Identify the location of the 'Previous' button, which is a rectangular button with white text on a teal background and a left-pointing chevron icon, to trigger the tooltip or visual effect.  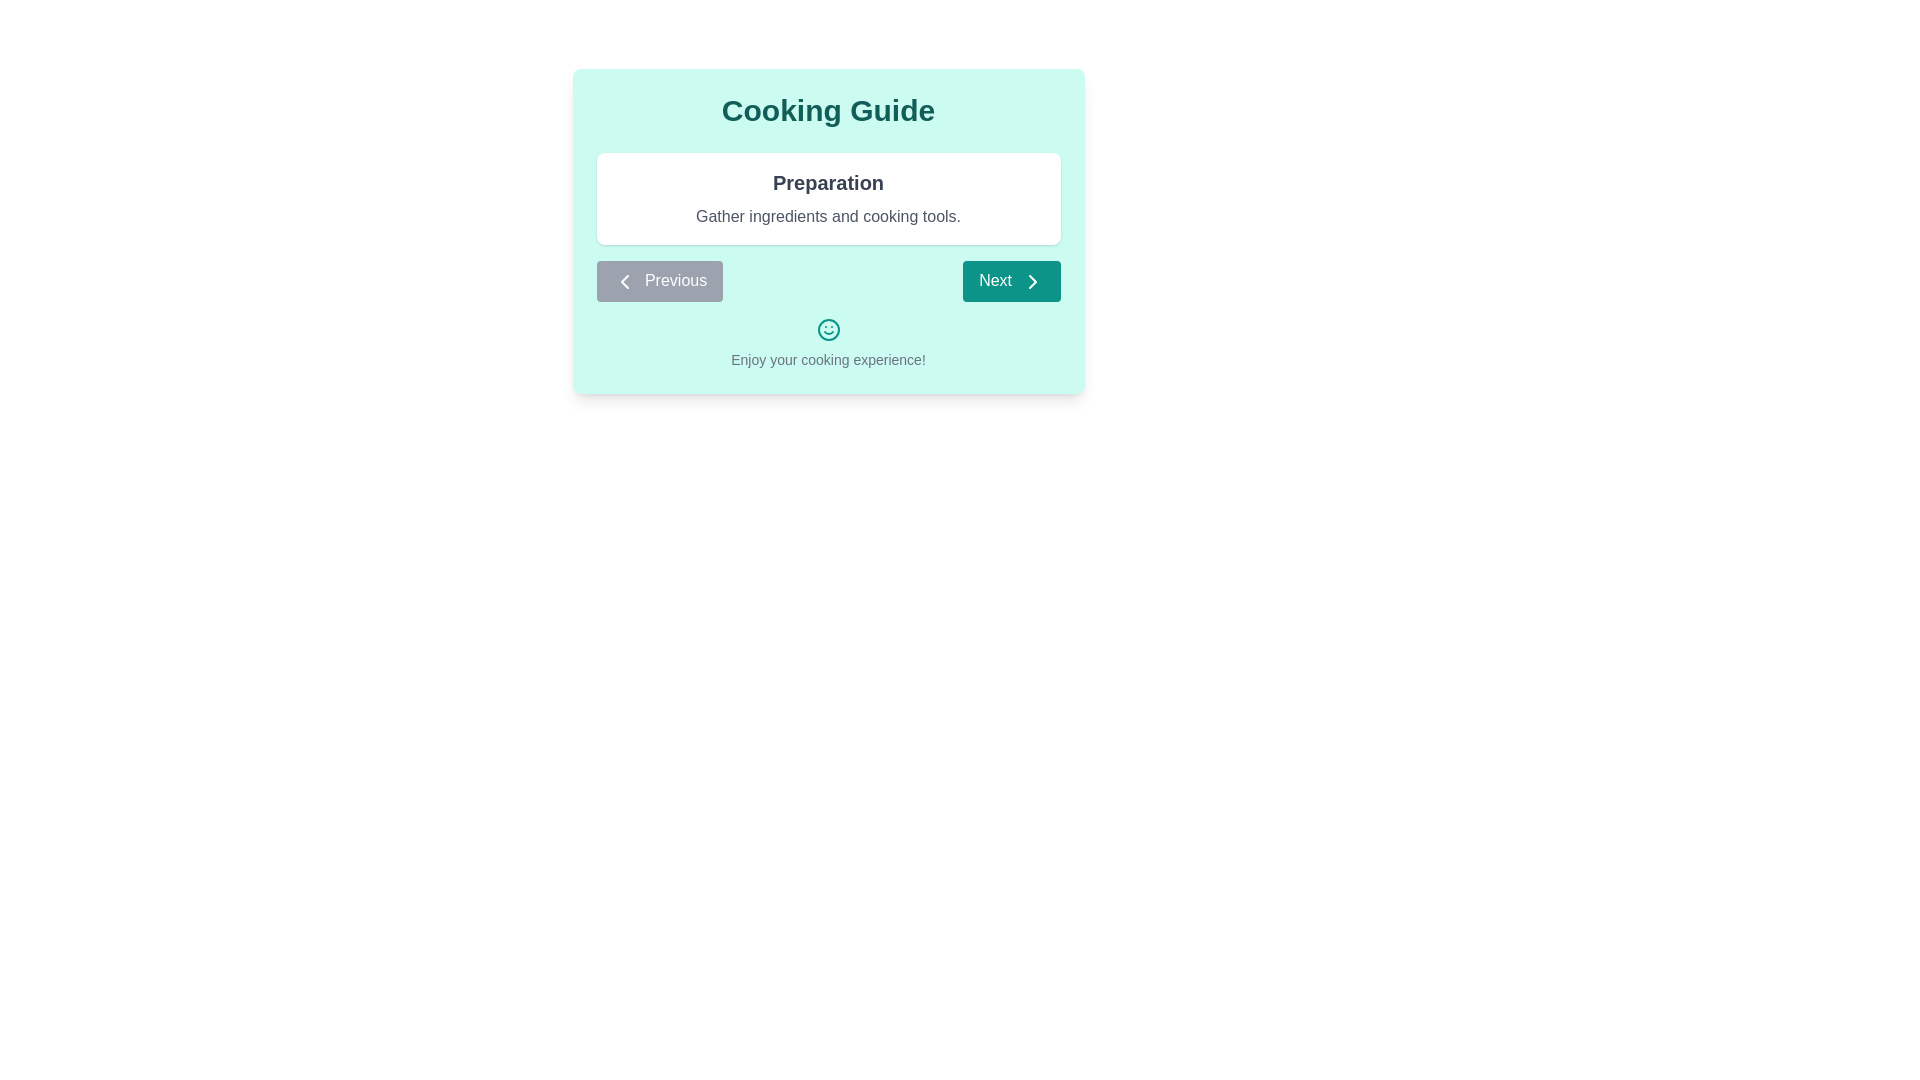
(659, 281).